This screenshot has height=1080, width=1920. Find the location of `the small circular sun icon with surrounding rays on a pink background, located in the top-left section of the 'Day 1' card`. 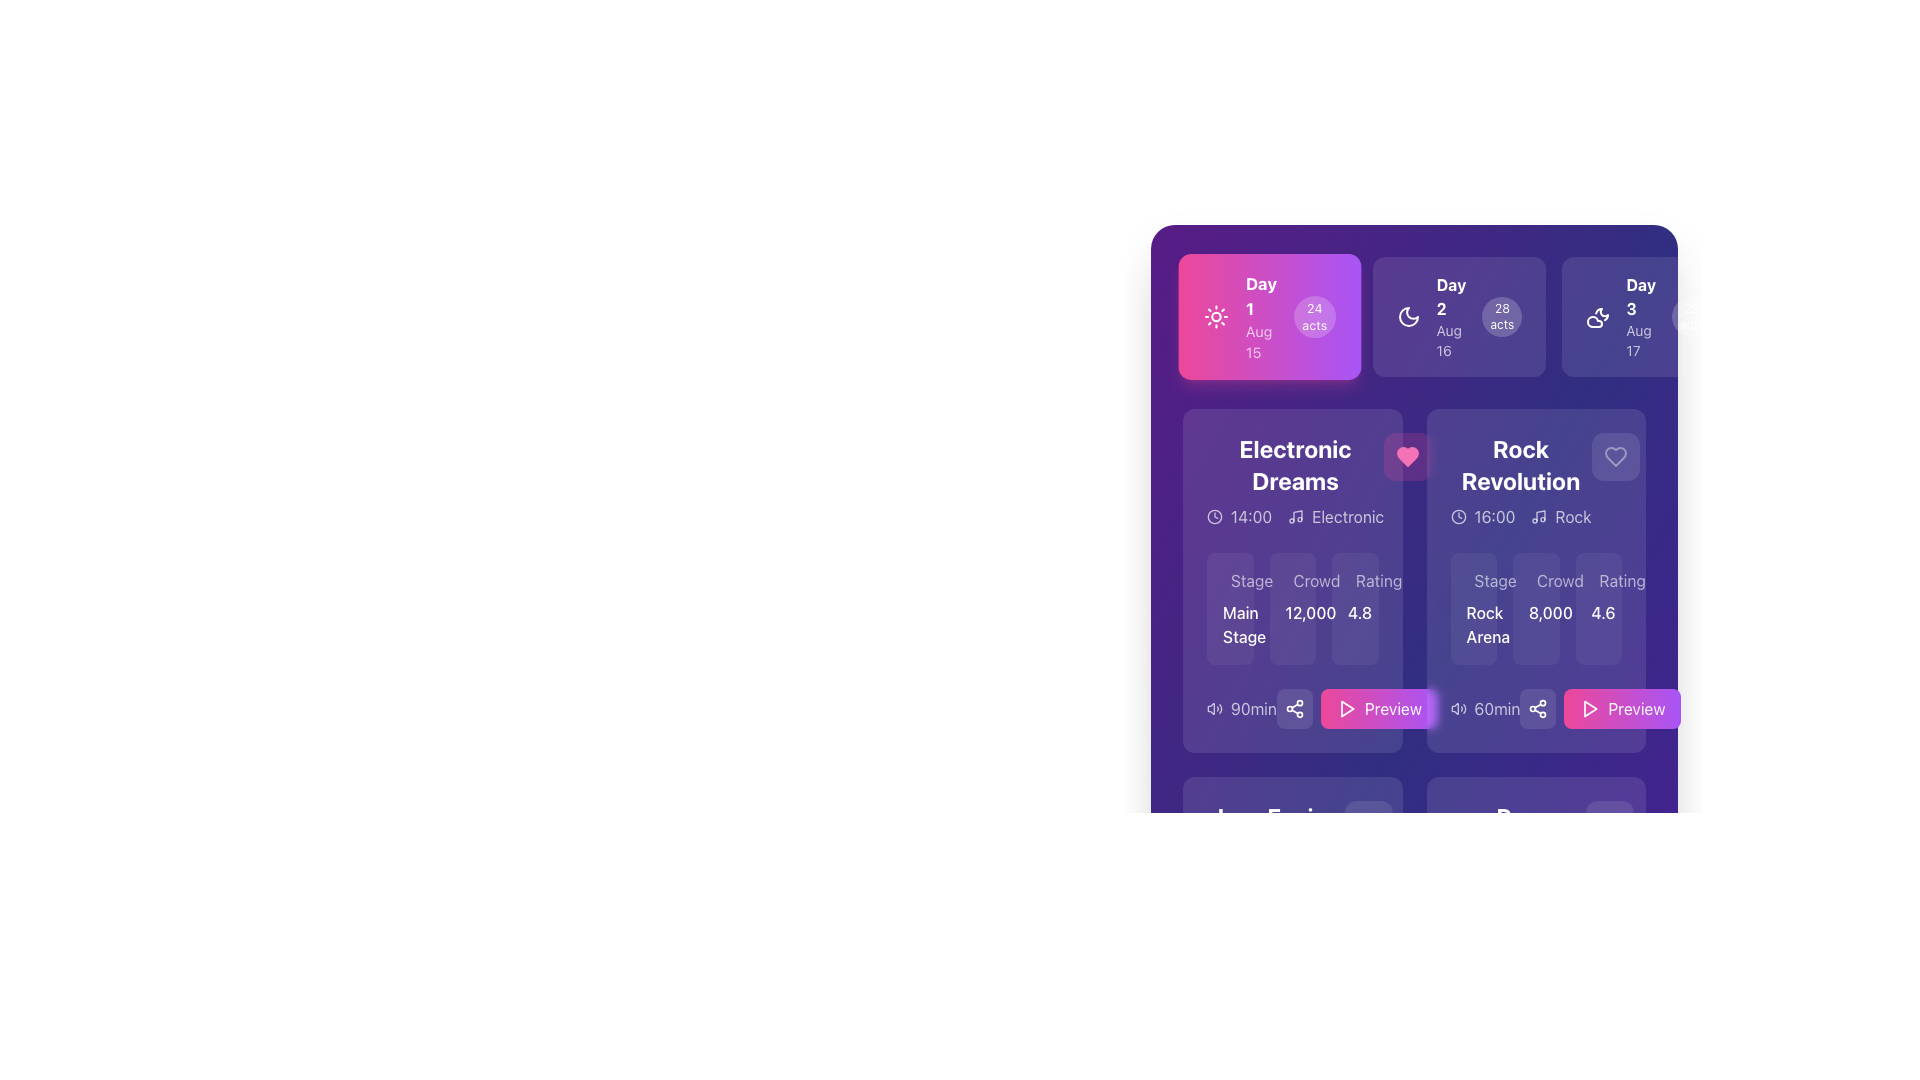

the small circular sun icon with surrounding rays on a pink background, located in the top-left section of the 'Day 1' card is located at coordinates (1215, 315).